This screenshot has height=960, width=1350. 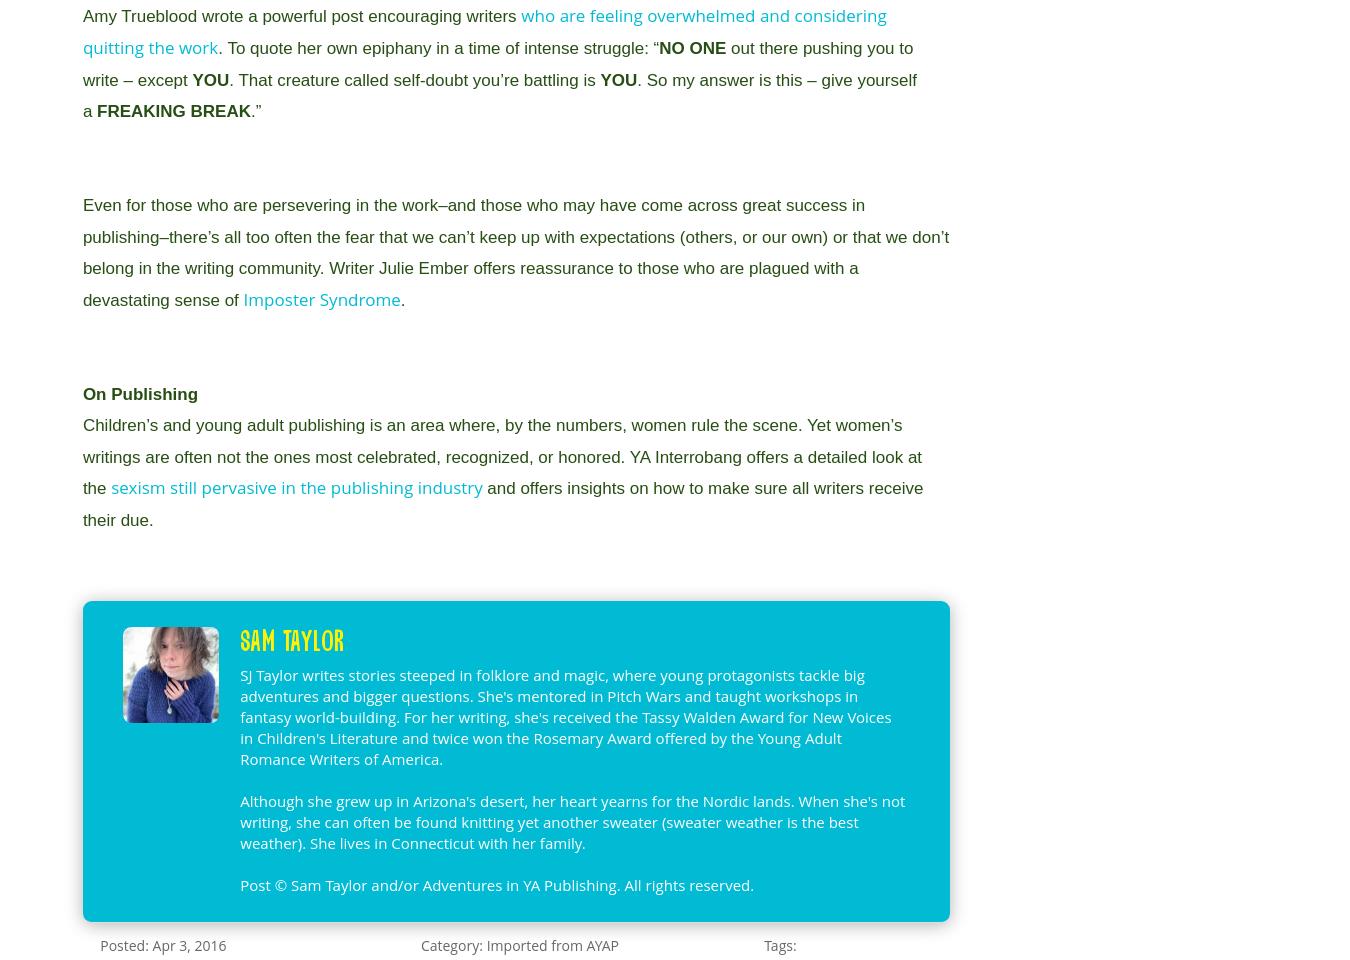 What do you see at coordinates (174, 111) in the screenshot?
I see `'FREAKING BREAK'` at bounding box center [174, 111].